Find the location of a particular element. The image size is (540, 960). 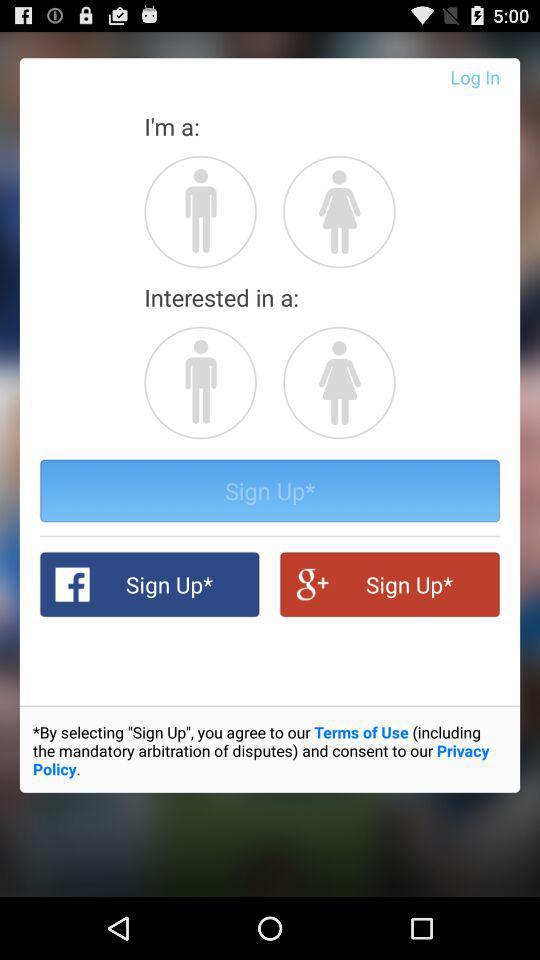

2nd icon below interested in a is located at coordinates (338, 381).